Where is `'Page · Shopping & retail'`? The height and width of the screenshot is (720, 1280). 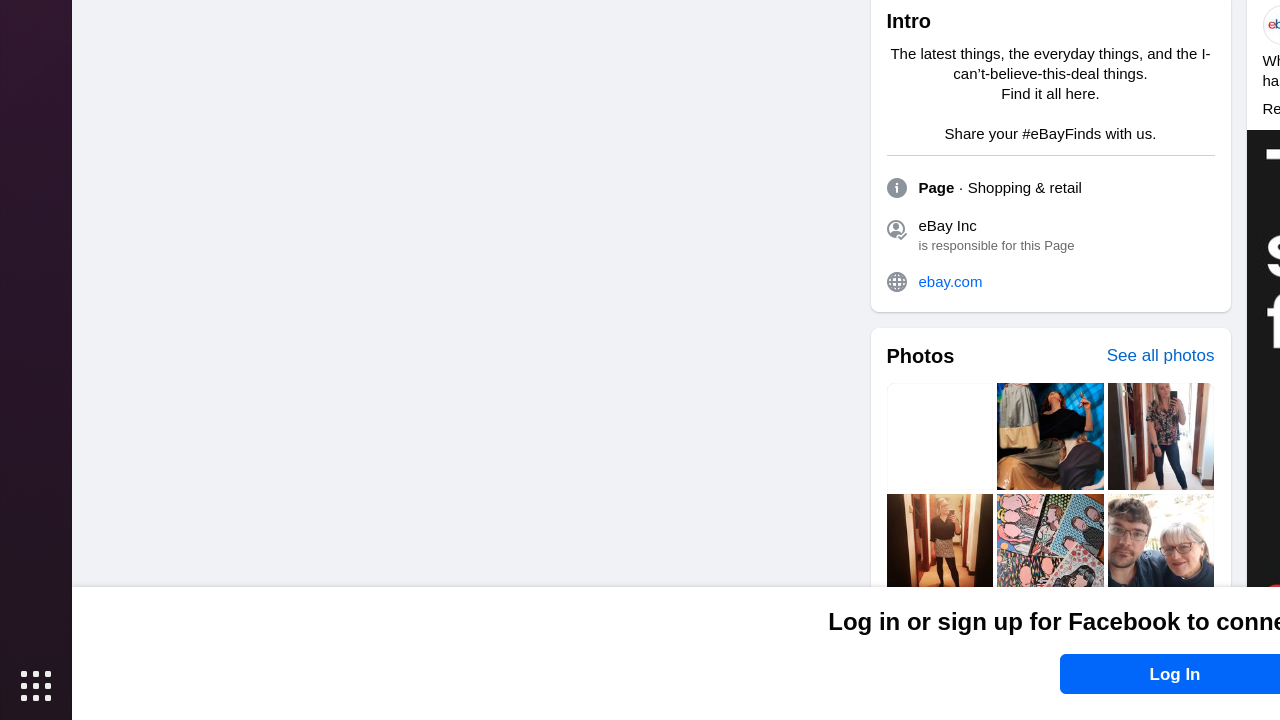
'Page · Shopping & retail' is located at coordinates (999, 187).